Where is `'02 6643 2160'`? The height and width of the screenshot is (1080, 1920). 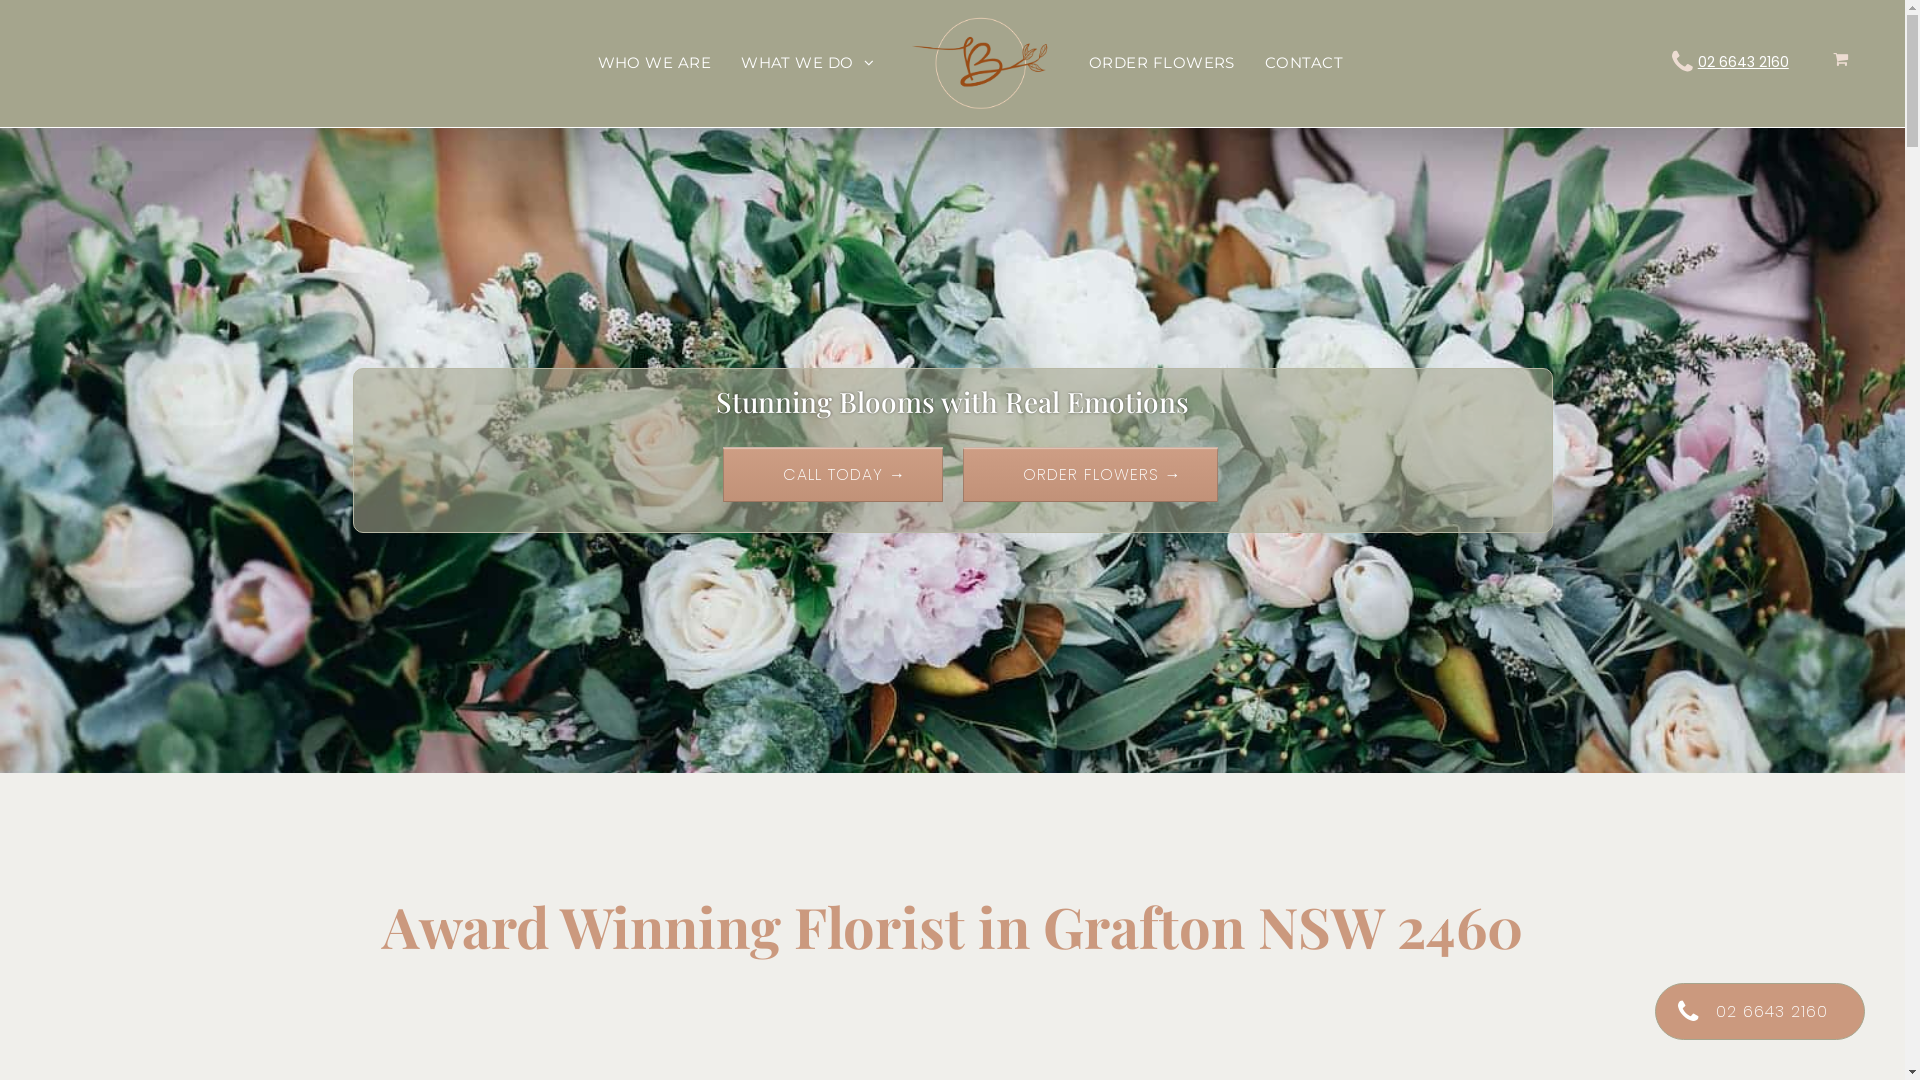
'02 6643 2160' is located at coordinates (1742, 60).